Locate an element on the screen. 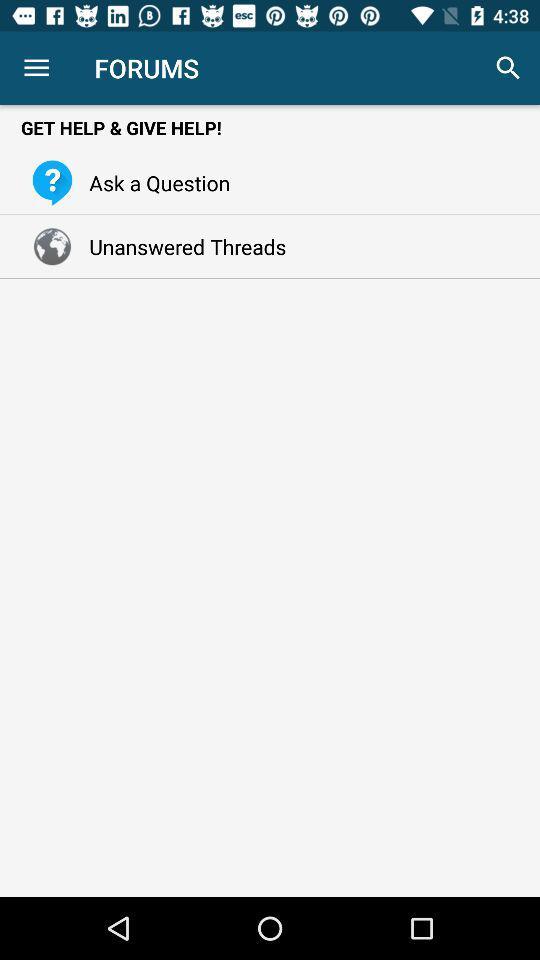  get help give item is located at coordinates (270, 126).